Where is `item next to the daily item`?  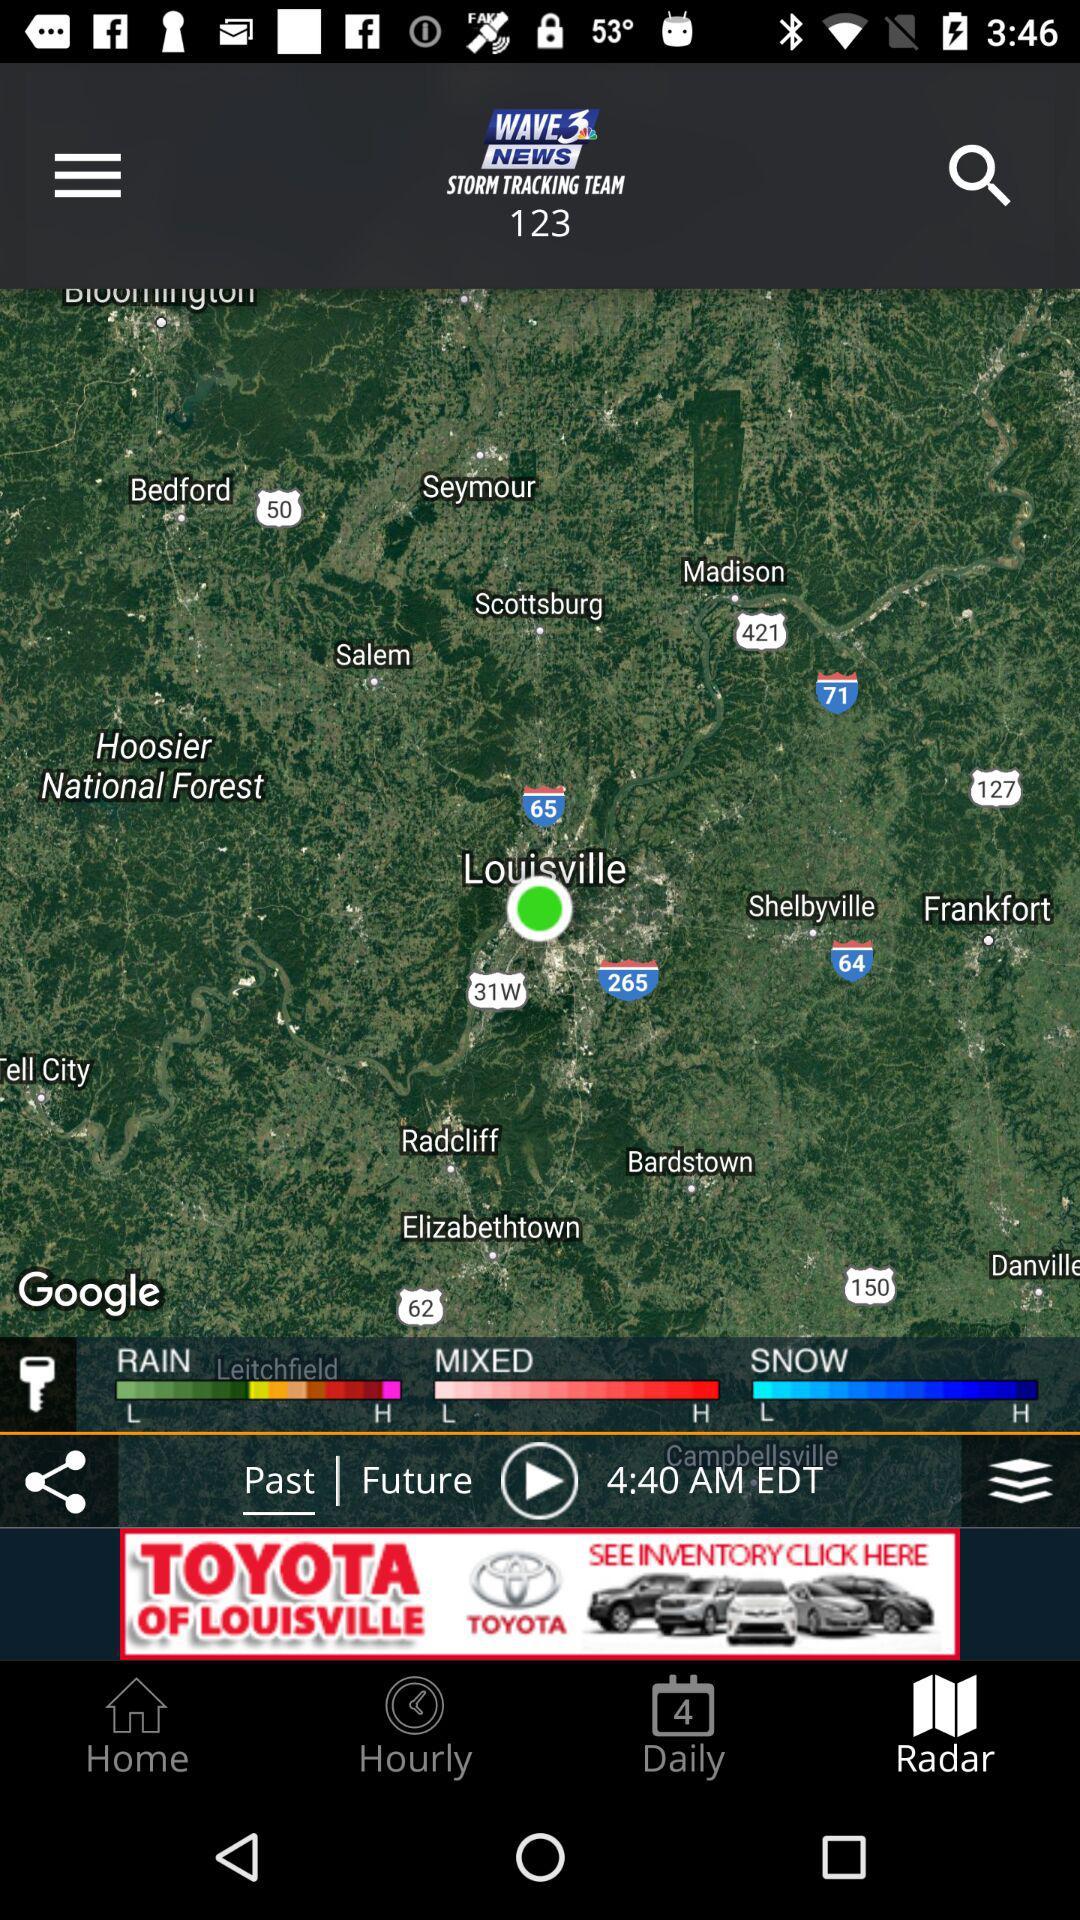
item next to the daily item is located at coordinates (945, 1726).